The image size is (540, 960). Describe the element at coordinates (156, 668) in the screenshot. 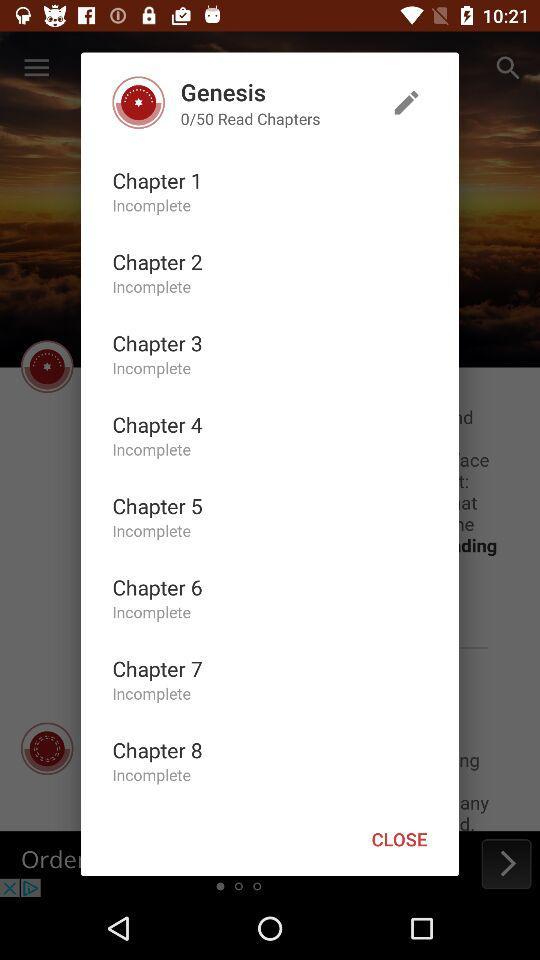

I see `the chapter 7 icon` at that location.